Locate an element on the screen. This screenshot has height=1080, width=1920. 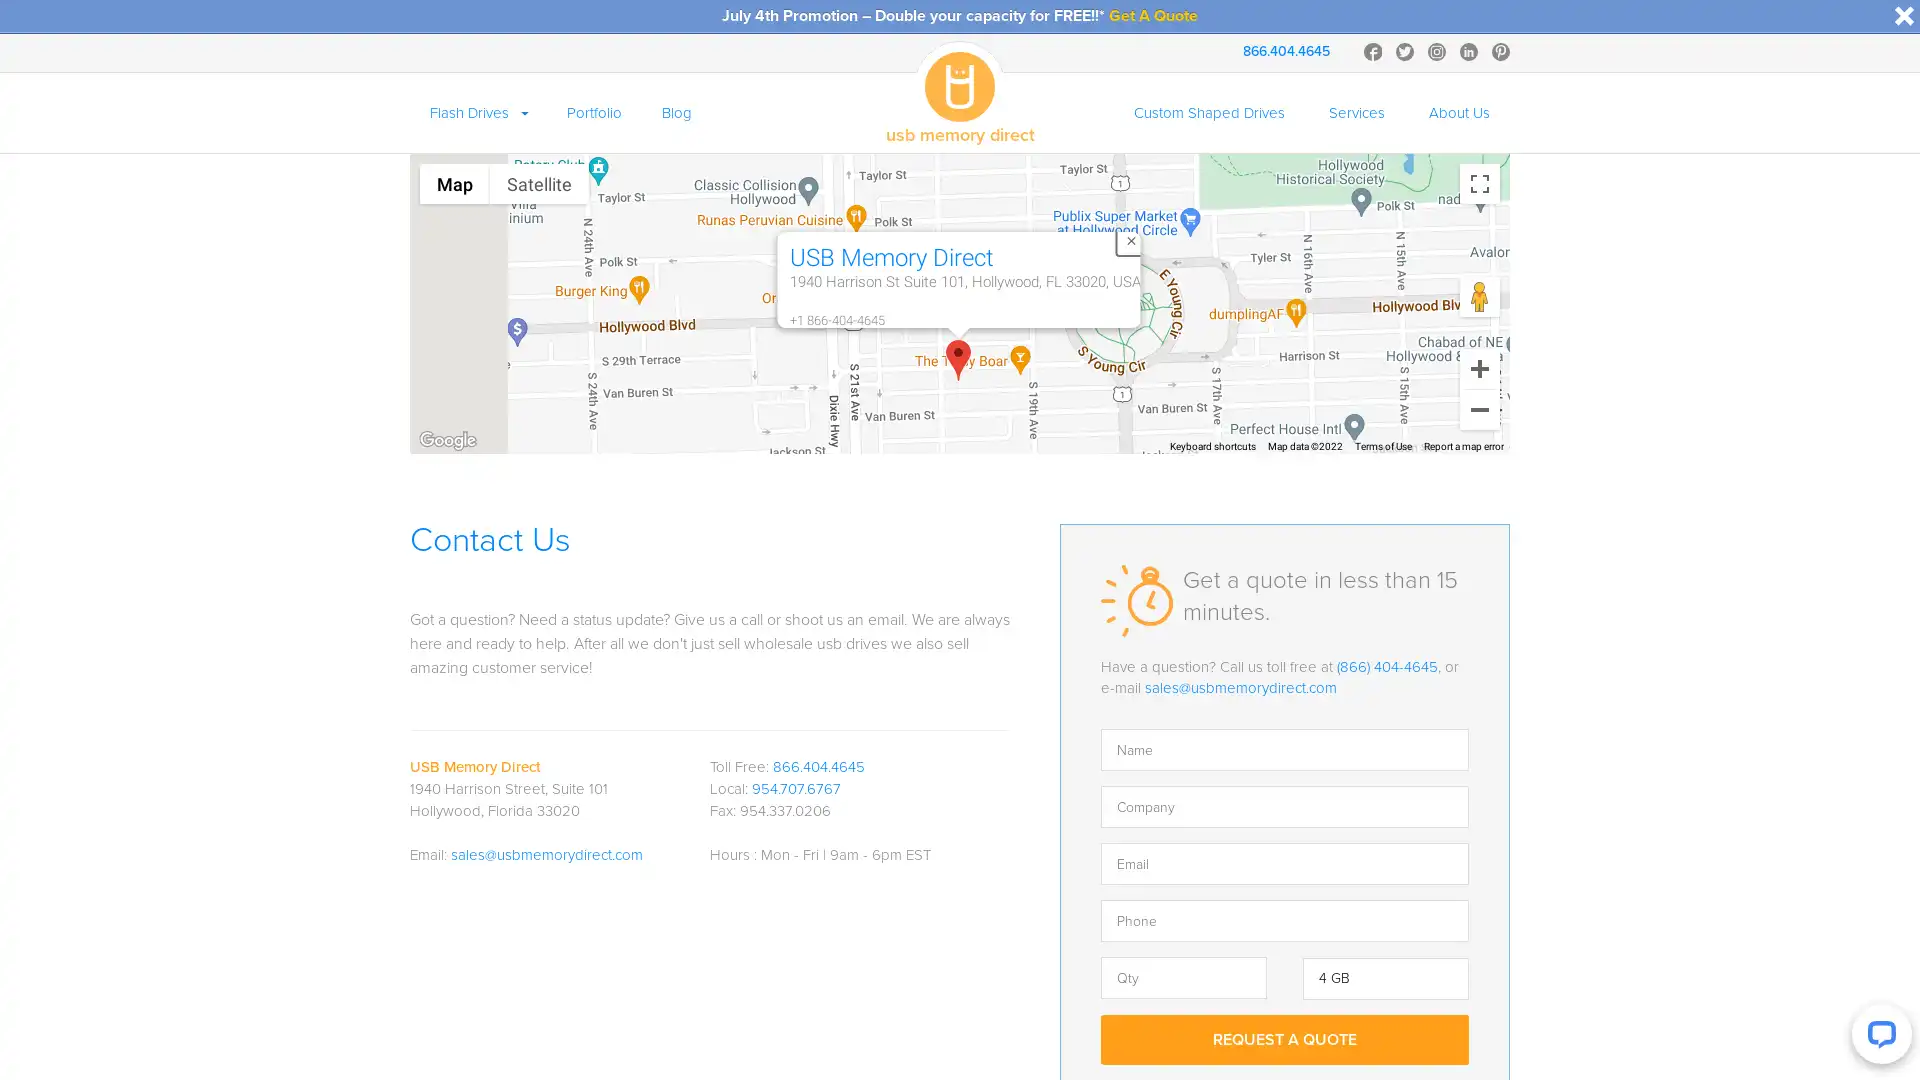
Zoom out is located at coordinates (1479, 408).